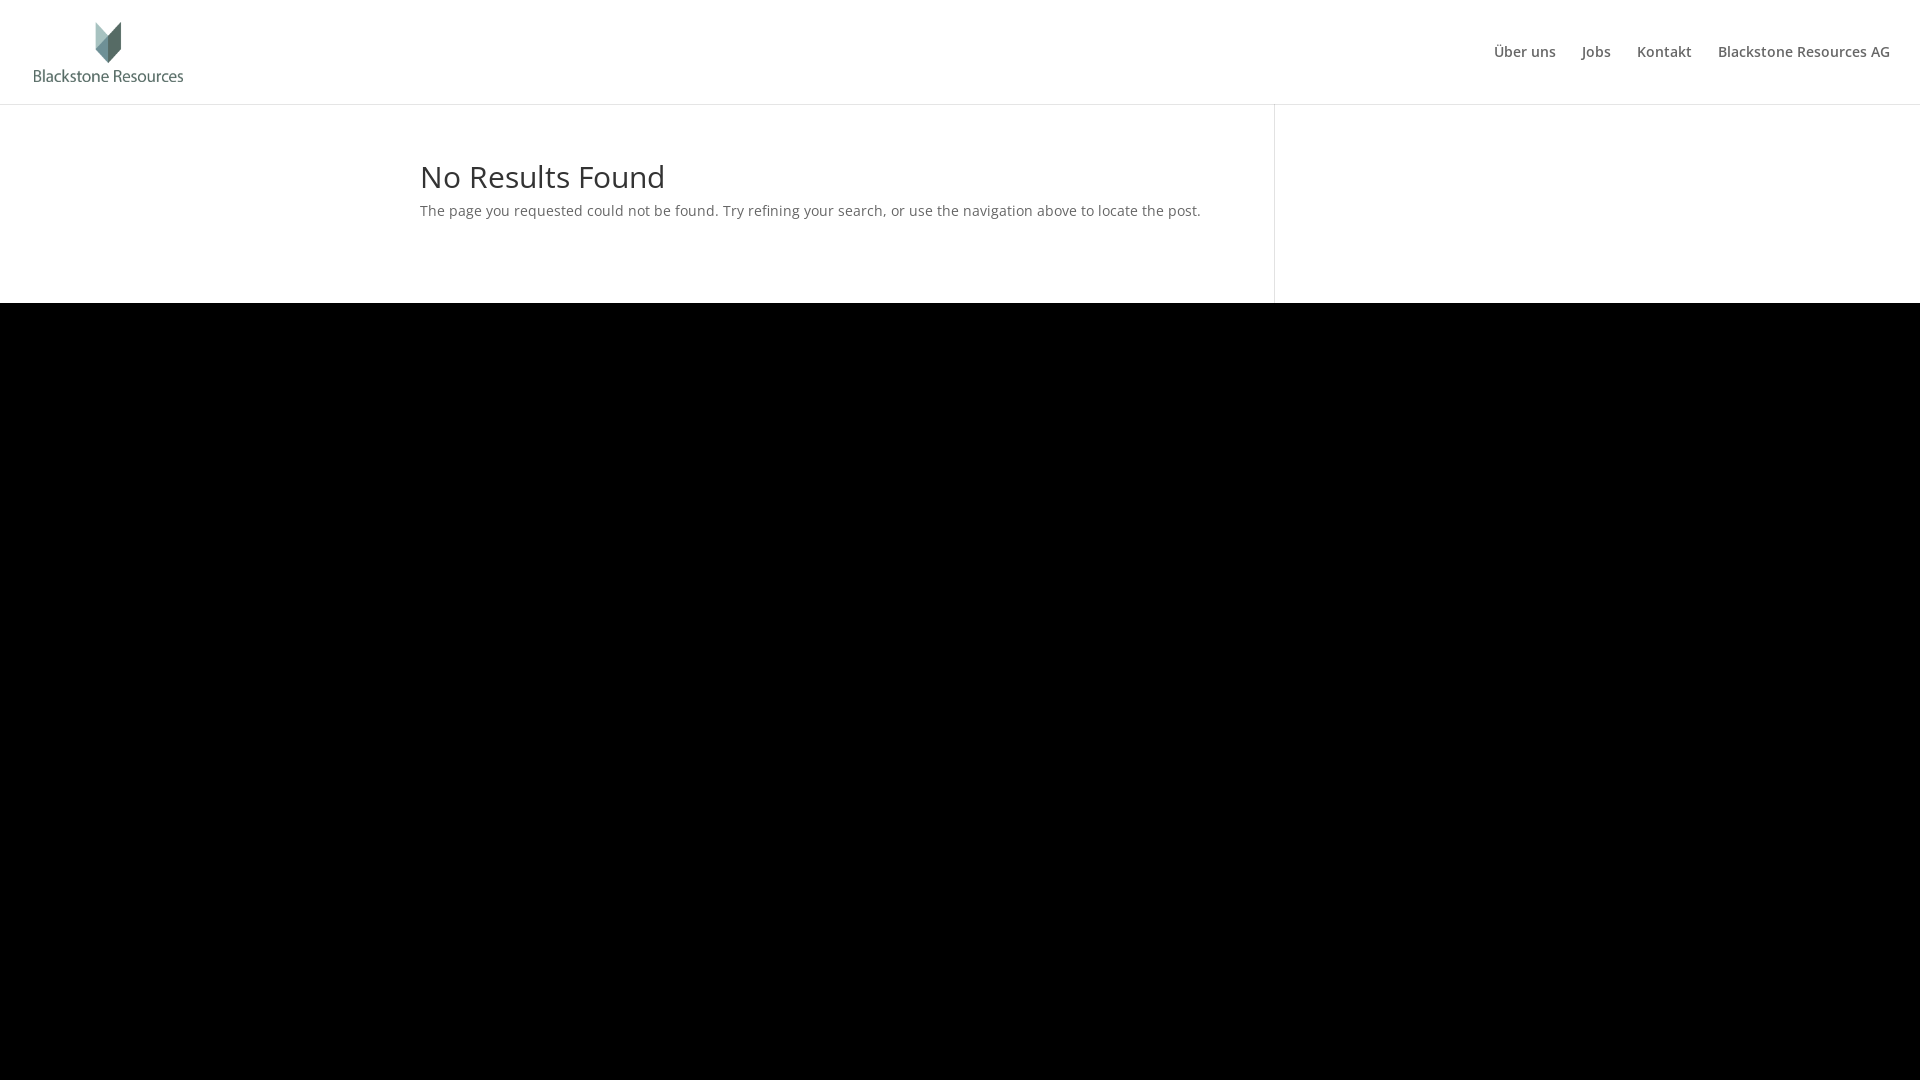  I want to click on 'Jobs', so click(1595, 73).